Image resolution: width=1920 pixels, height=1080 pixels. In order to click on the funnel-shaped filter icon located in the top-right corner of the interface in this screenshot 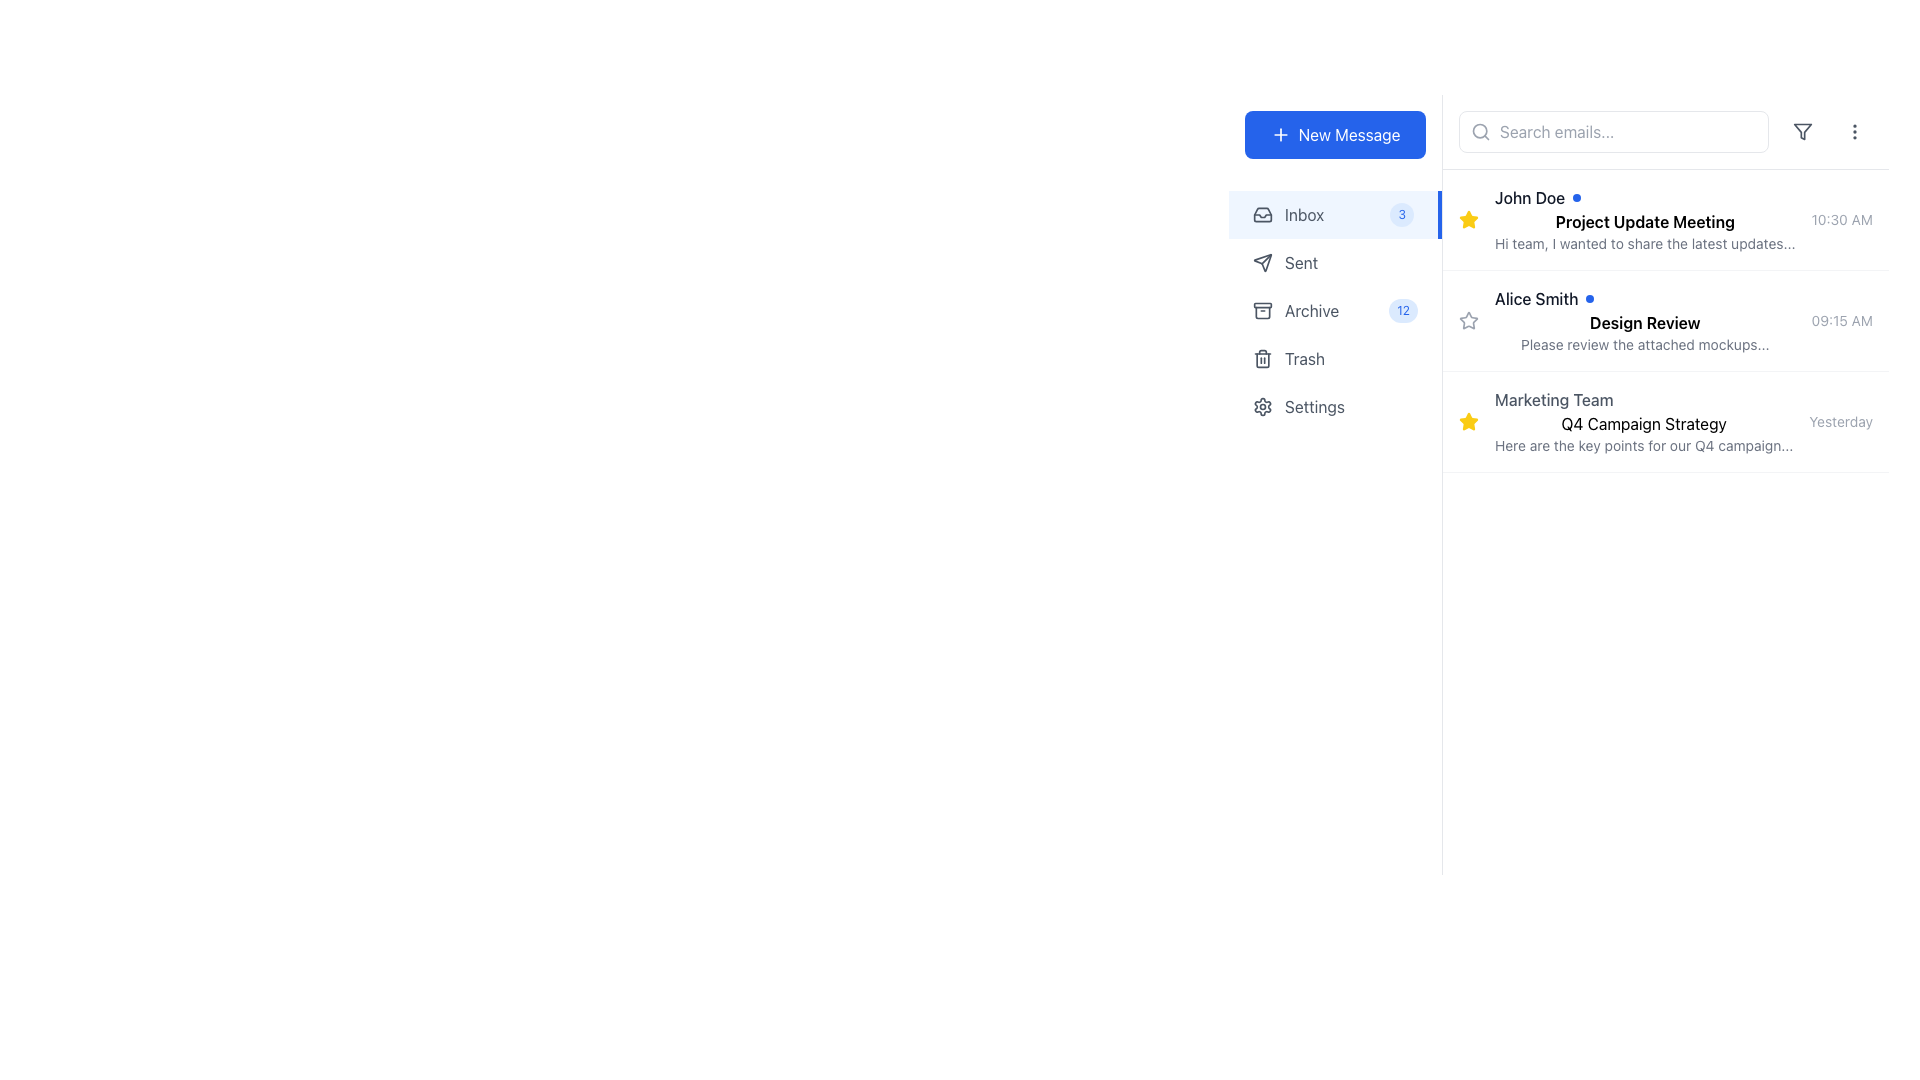, I will do `click(1803, 131)`.